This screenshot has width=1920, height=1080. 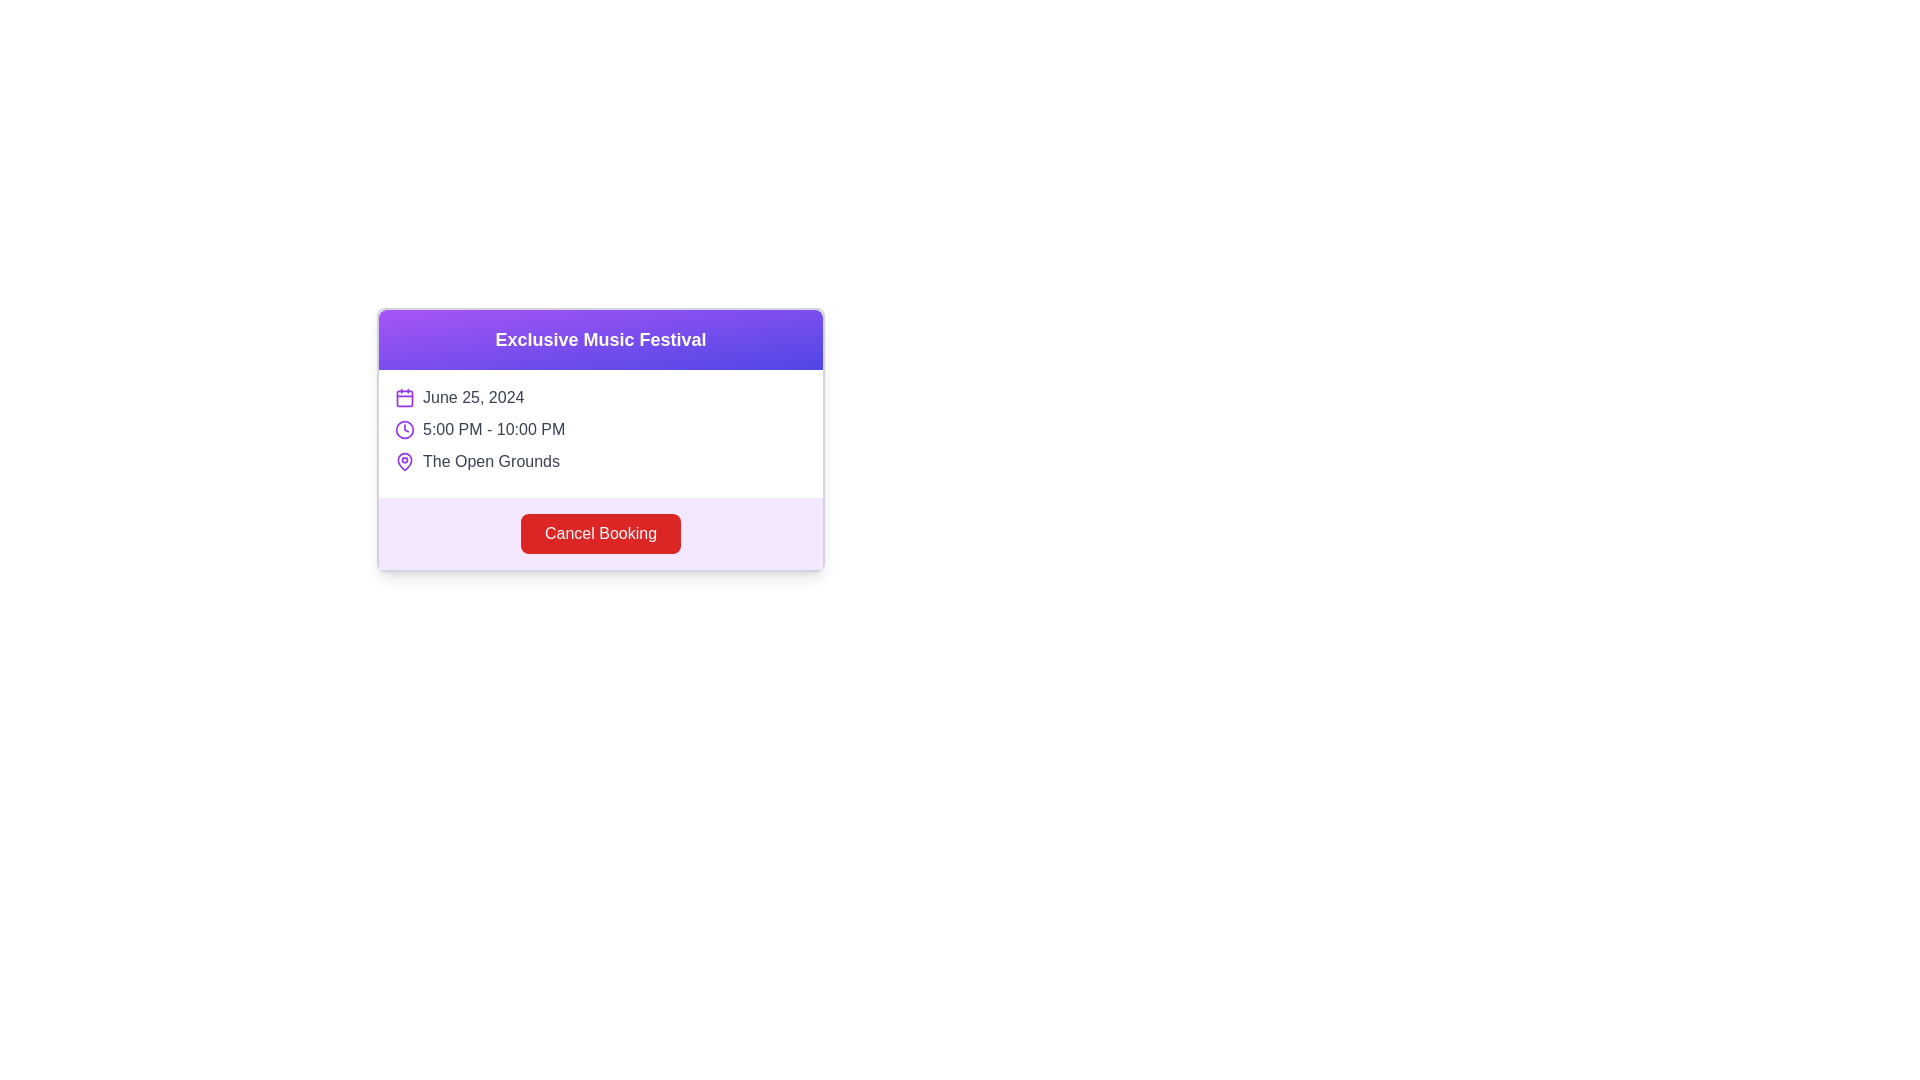 What do you see at coordinates (599, 532) in the screenshot?
I see `the rectangular red button with white text that reads 'Cancel Booking' to initiate the cancellation process` at bounding box center [599, 532].